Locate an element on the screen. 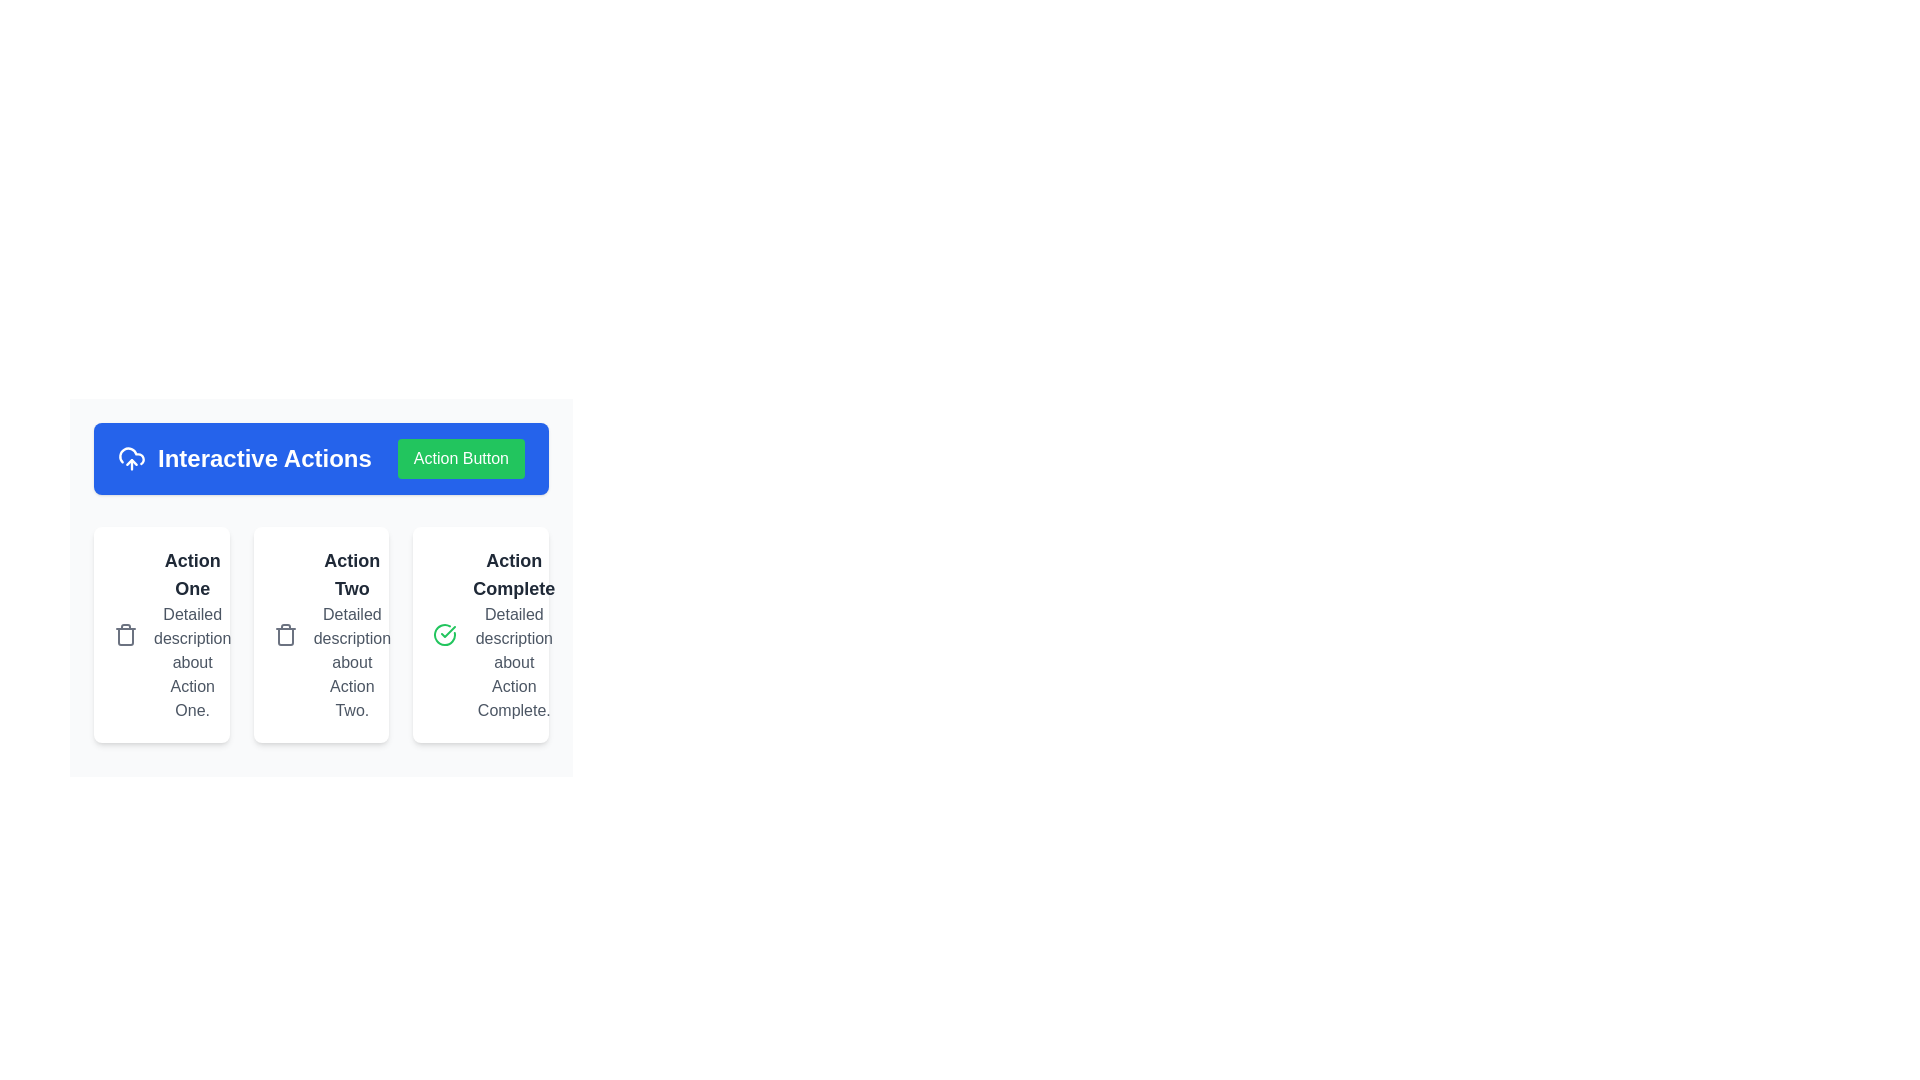 This screenshot has height=1080, width=1920. the text displaying the message 'Detailed description about Action One.' which is styled with a gray font color and is located below the heading 'Action One' in the first card of a horizontally aligned set of three cards is located at coordinates (192, 663).